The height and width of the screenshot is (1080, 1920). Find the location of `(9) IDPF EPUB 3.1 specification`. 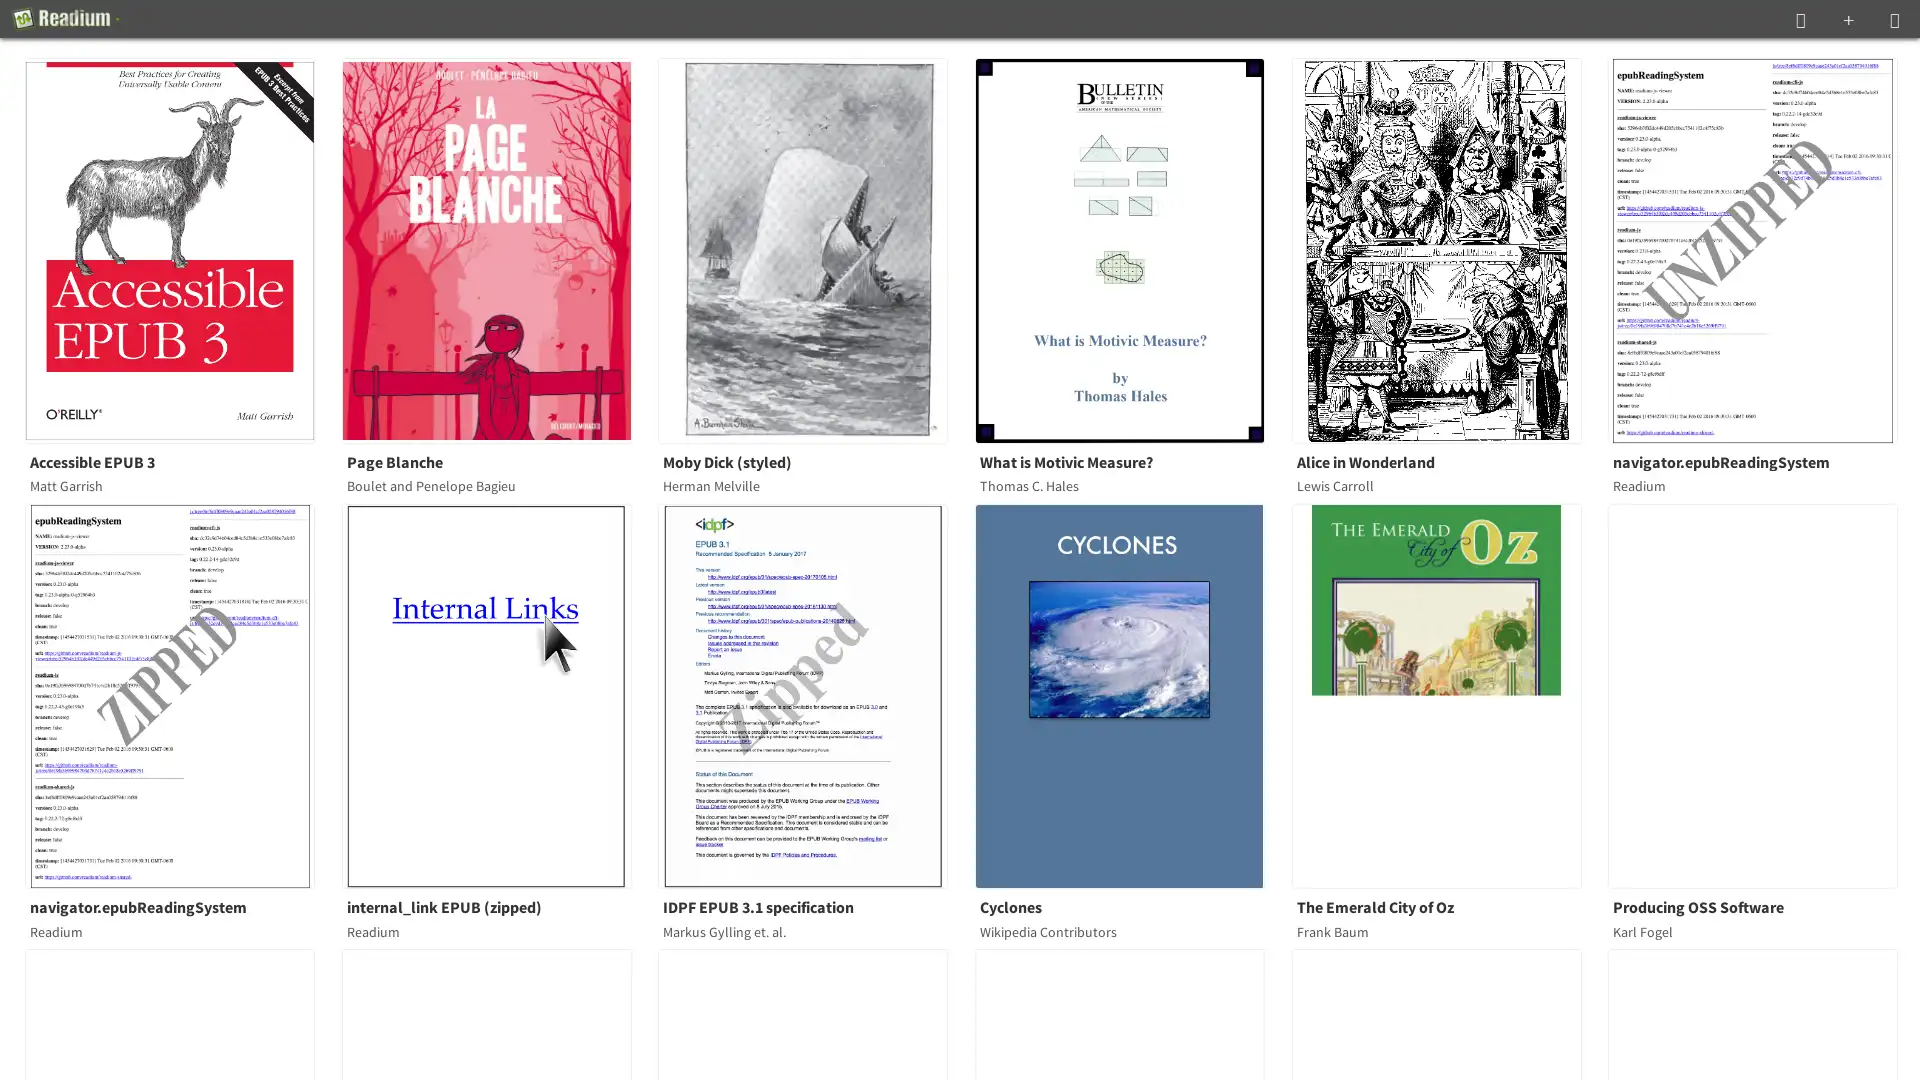

(9) IDPF EPUB 3.1 specification is located at coordinates (815, 694).